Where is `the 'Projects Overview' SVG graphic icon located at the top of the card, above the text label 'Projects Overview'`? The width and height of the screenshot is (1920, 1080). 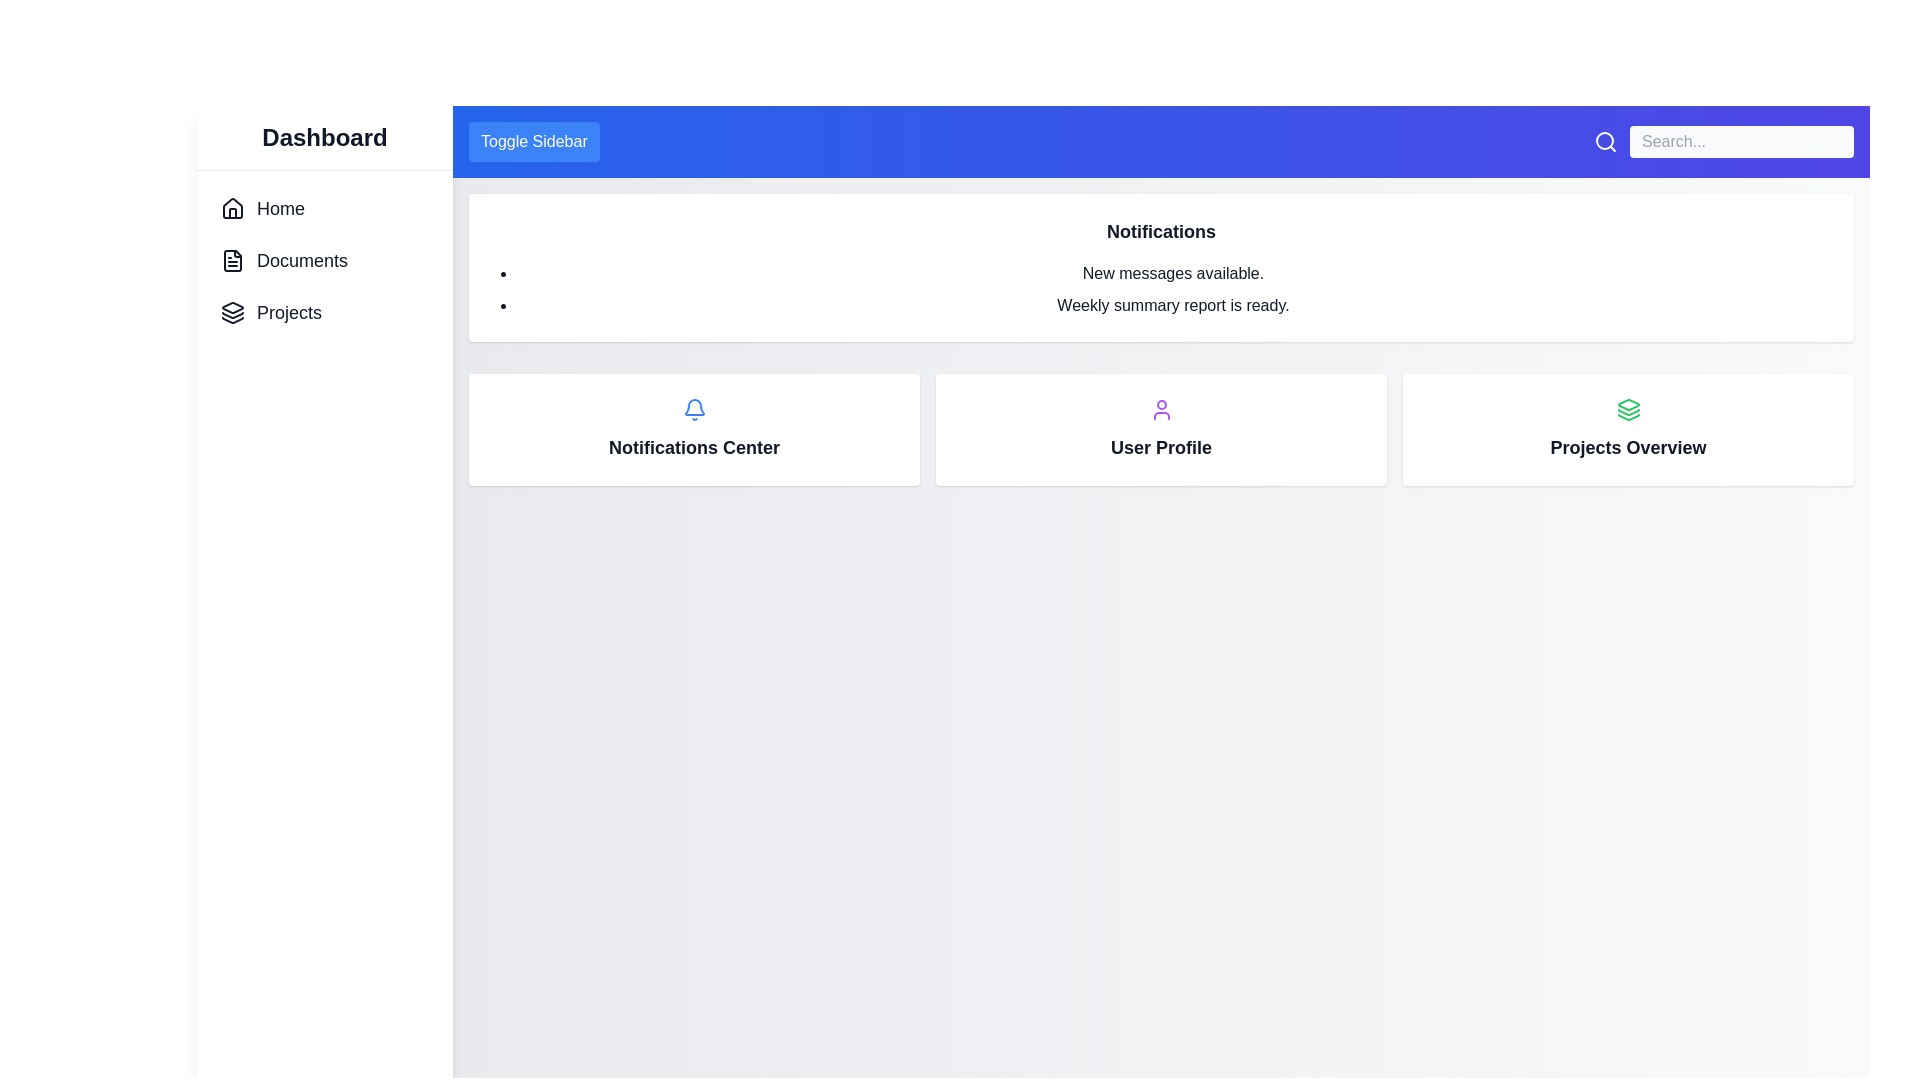 the 'Projects Overview' SVG graphic icon located at the top of the card, above the text label 'Projects Overview' is located at coordinates (1628, 408).